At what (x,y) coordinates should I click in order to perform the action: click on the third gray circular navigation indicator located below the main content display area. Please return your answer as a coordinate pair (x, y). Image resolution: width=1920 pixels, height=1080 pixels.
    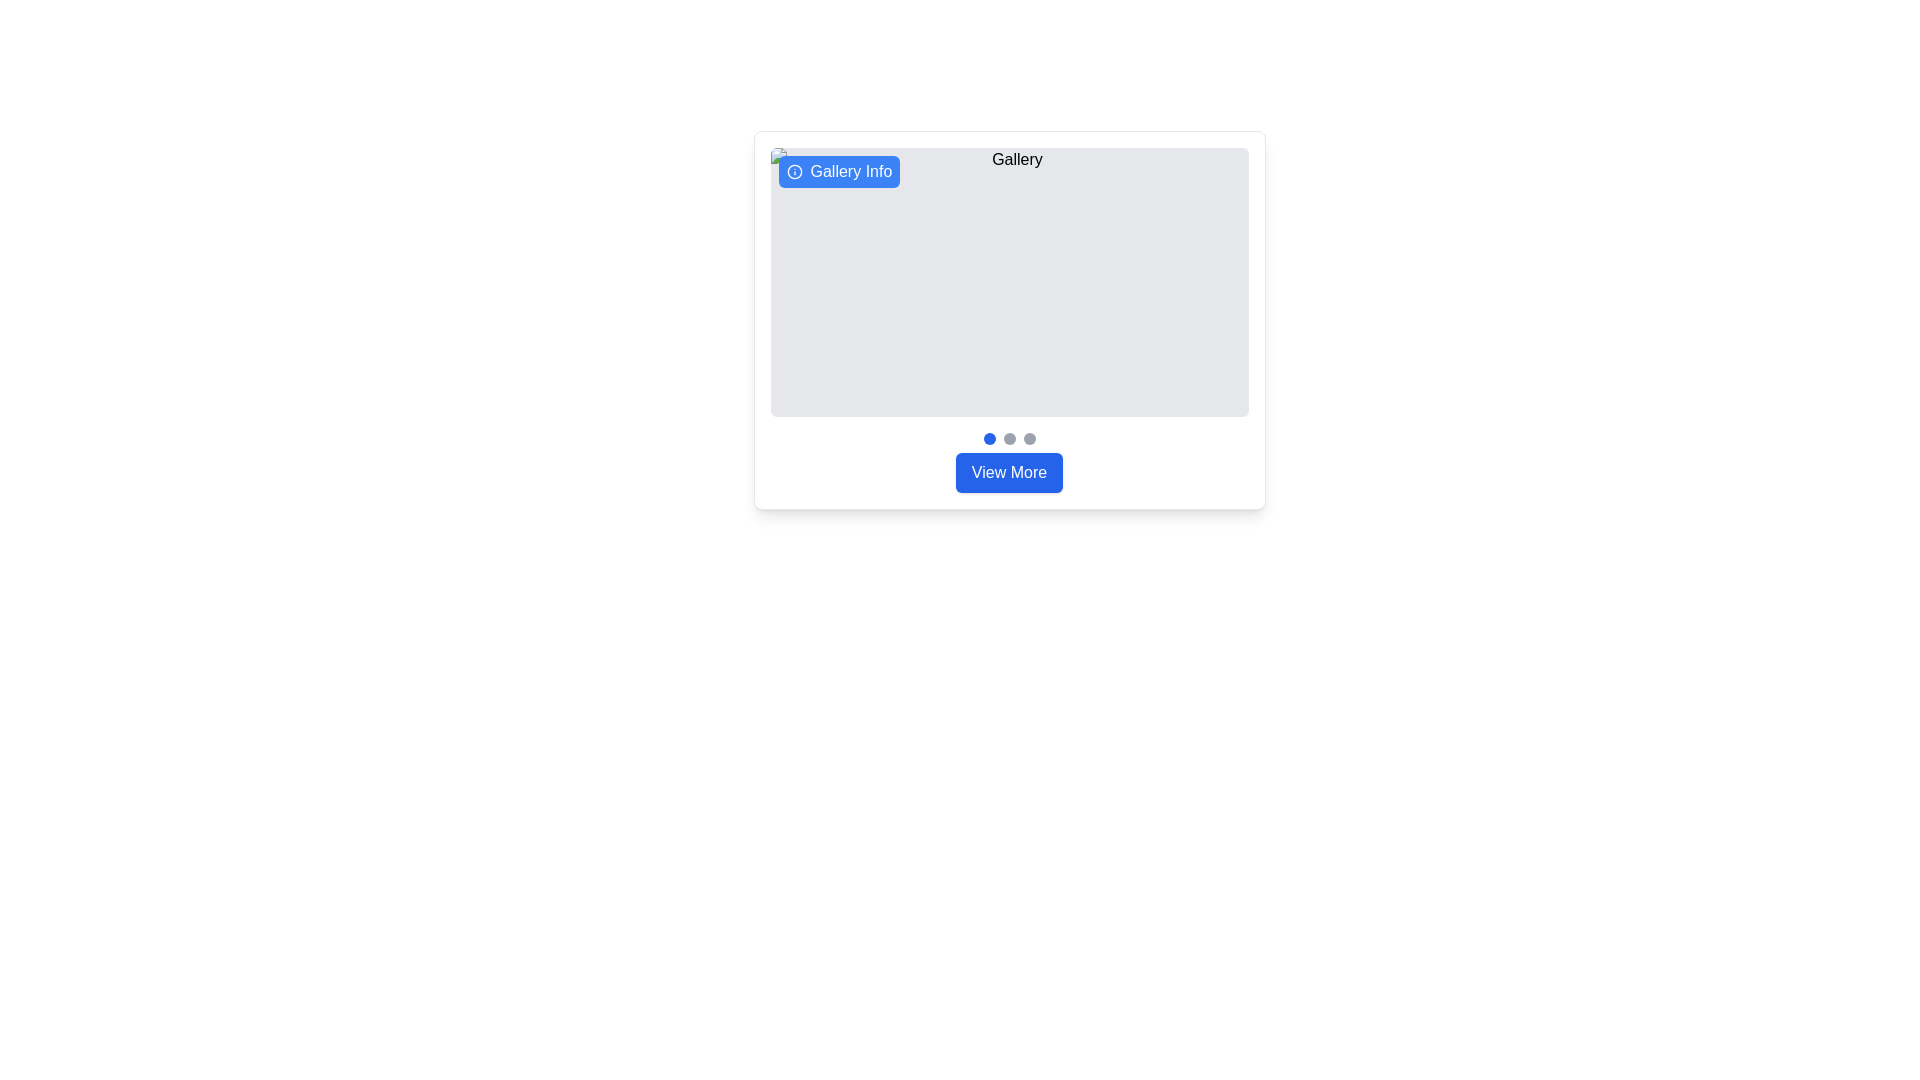
    Looking at the image, I should click on (1029, 437).